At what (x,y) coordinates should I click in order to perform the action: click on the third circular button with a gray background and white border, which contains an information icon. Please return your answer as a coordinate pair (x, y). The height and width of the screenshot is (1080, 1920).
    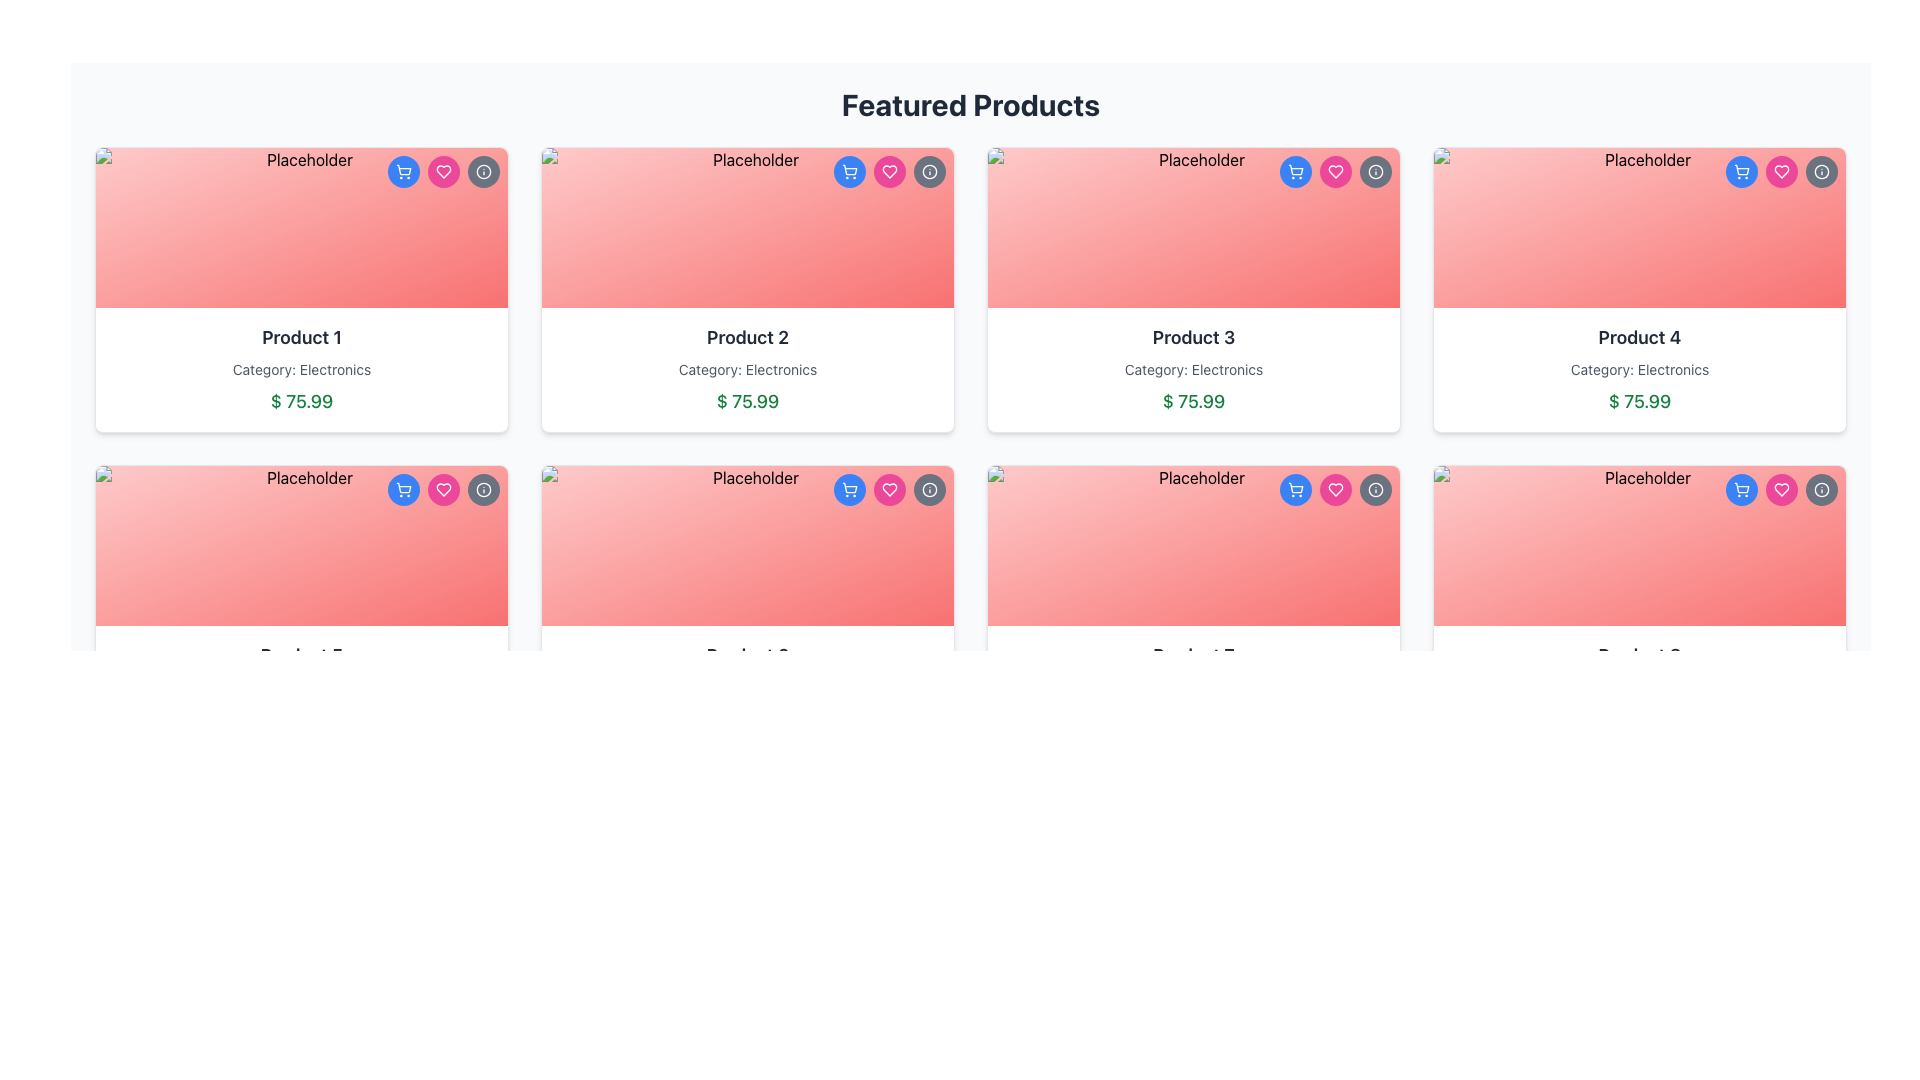
    Looking at the image, I should click on (929, 489).